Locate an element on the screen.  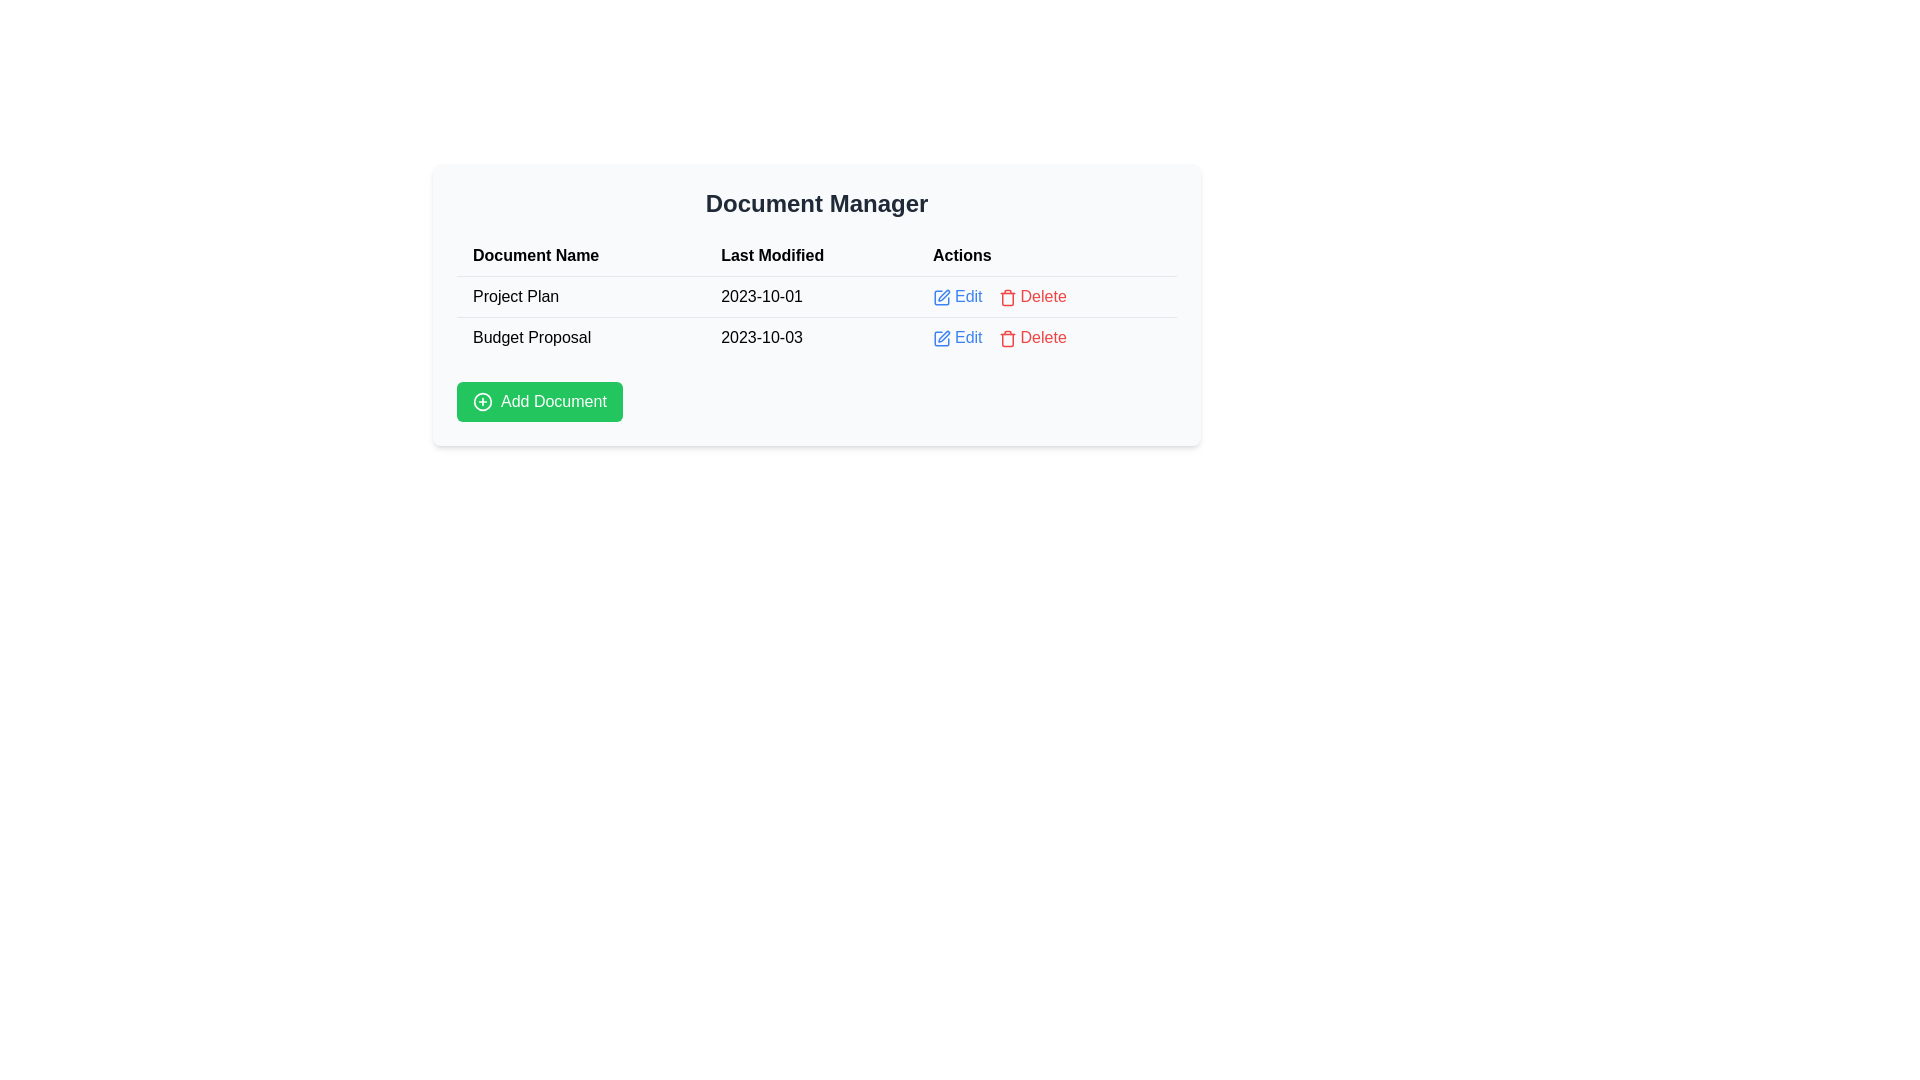
the 'Delete' button, which is the second option in the 'Actions' column of the second row of the table, to trigger its hover effect that changes its color to a darker red shade is located at coordinates (1032, 337).